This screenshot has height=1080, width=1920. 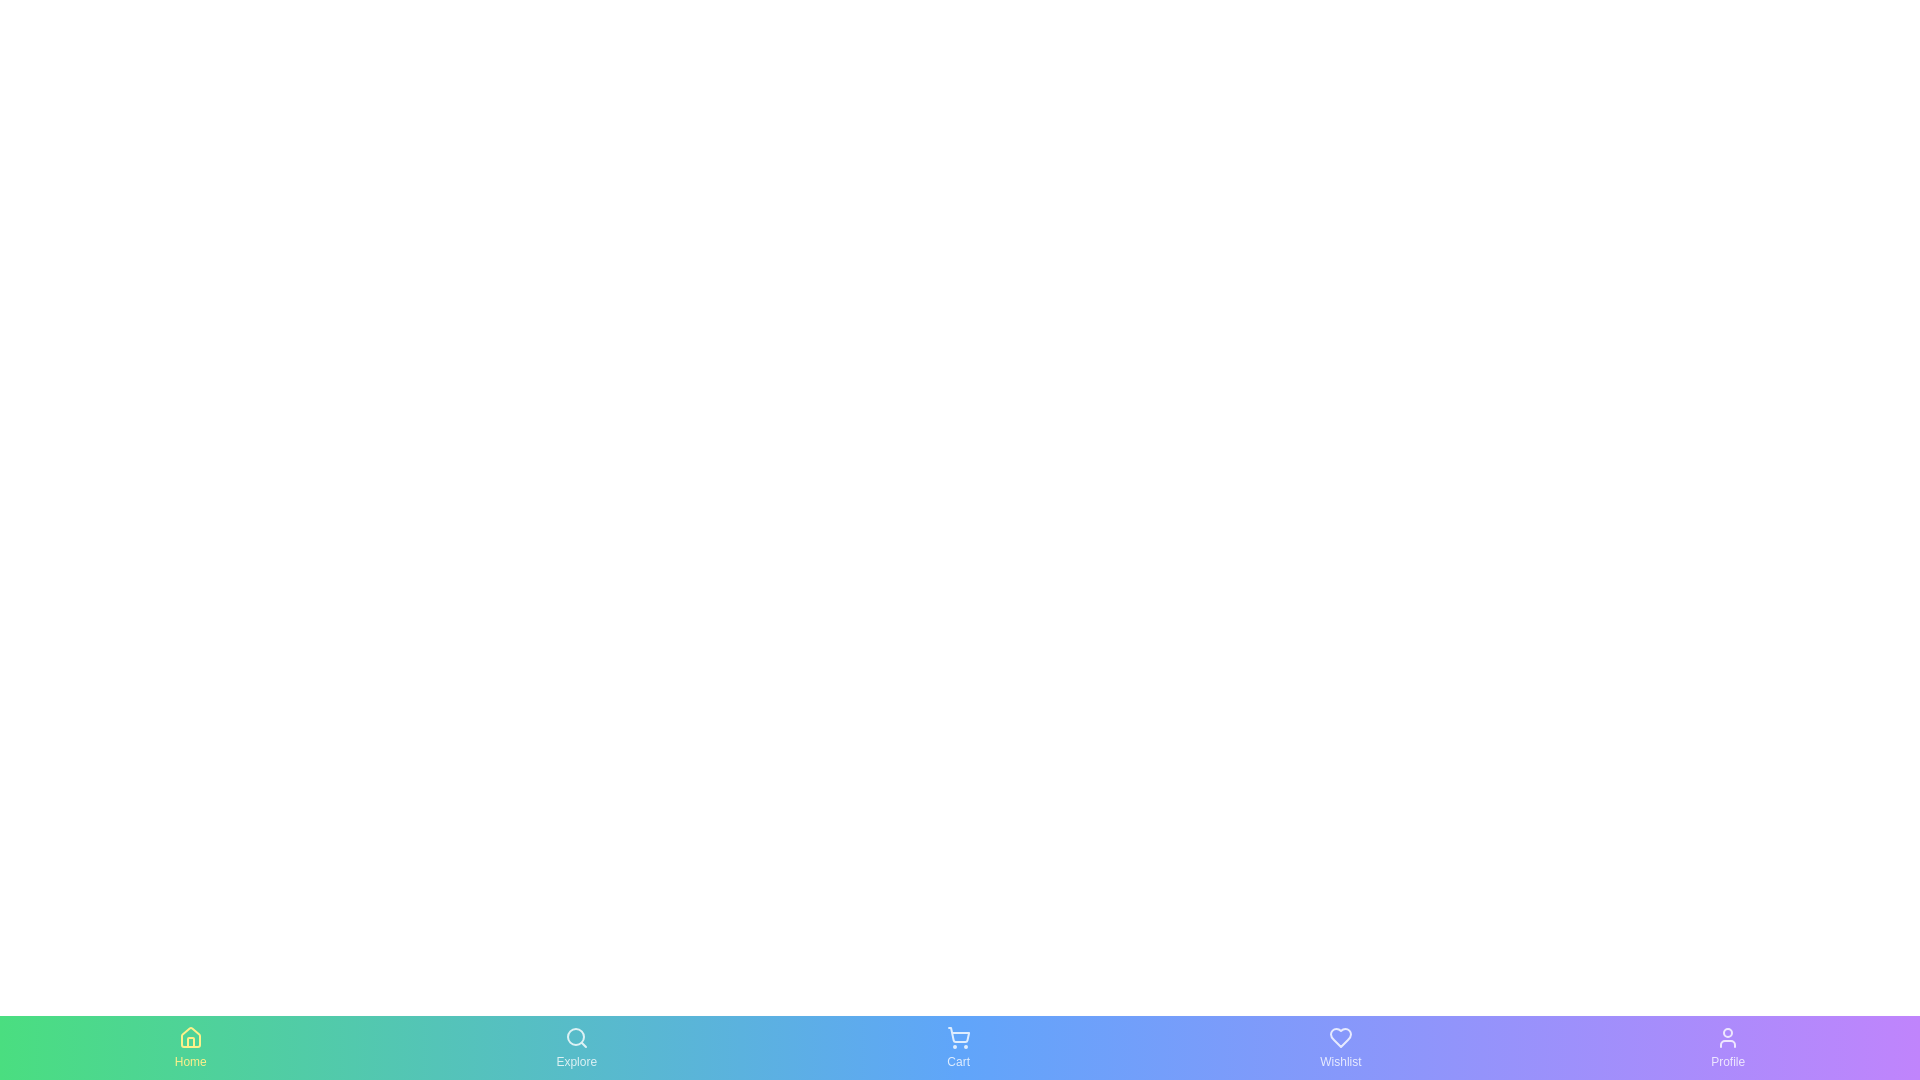 I want to click on the Cart text label to activate the corresponding tab, so click(x=957, y=1060).